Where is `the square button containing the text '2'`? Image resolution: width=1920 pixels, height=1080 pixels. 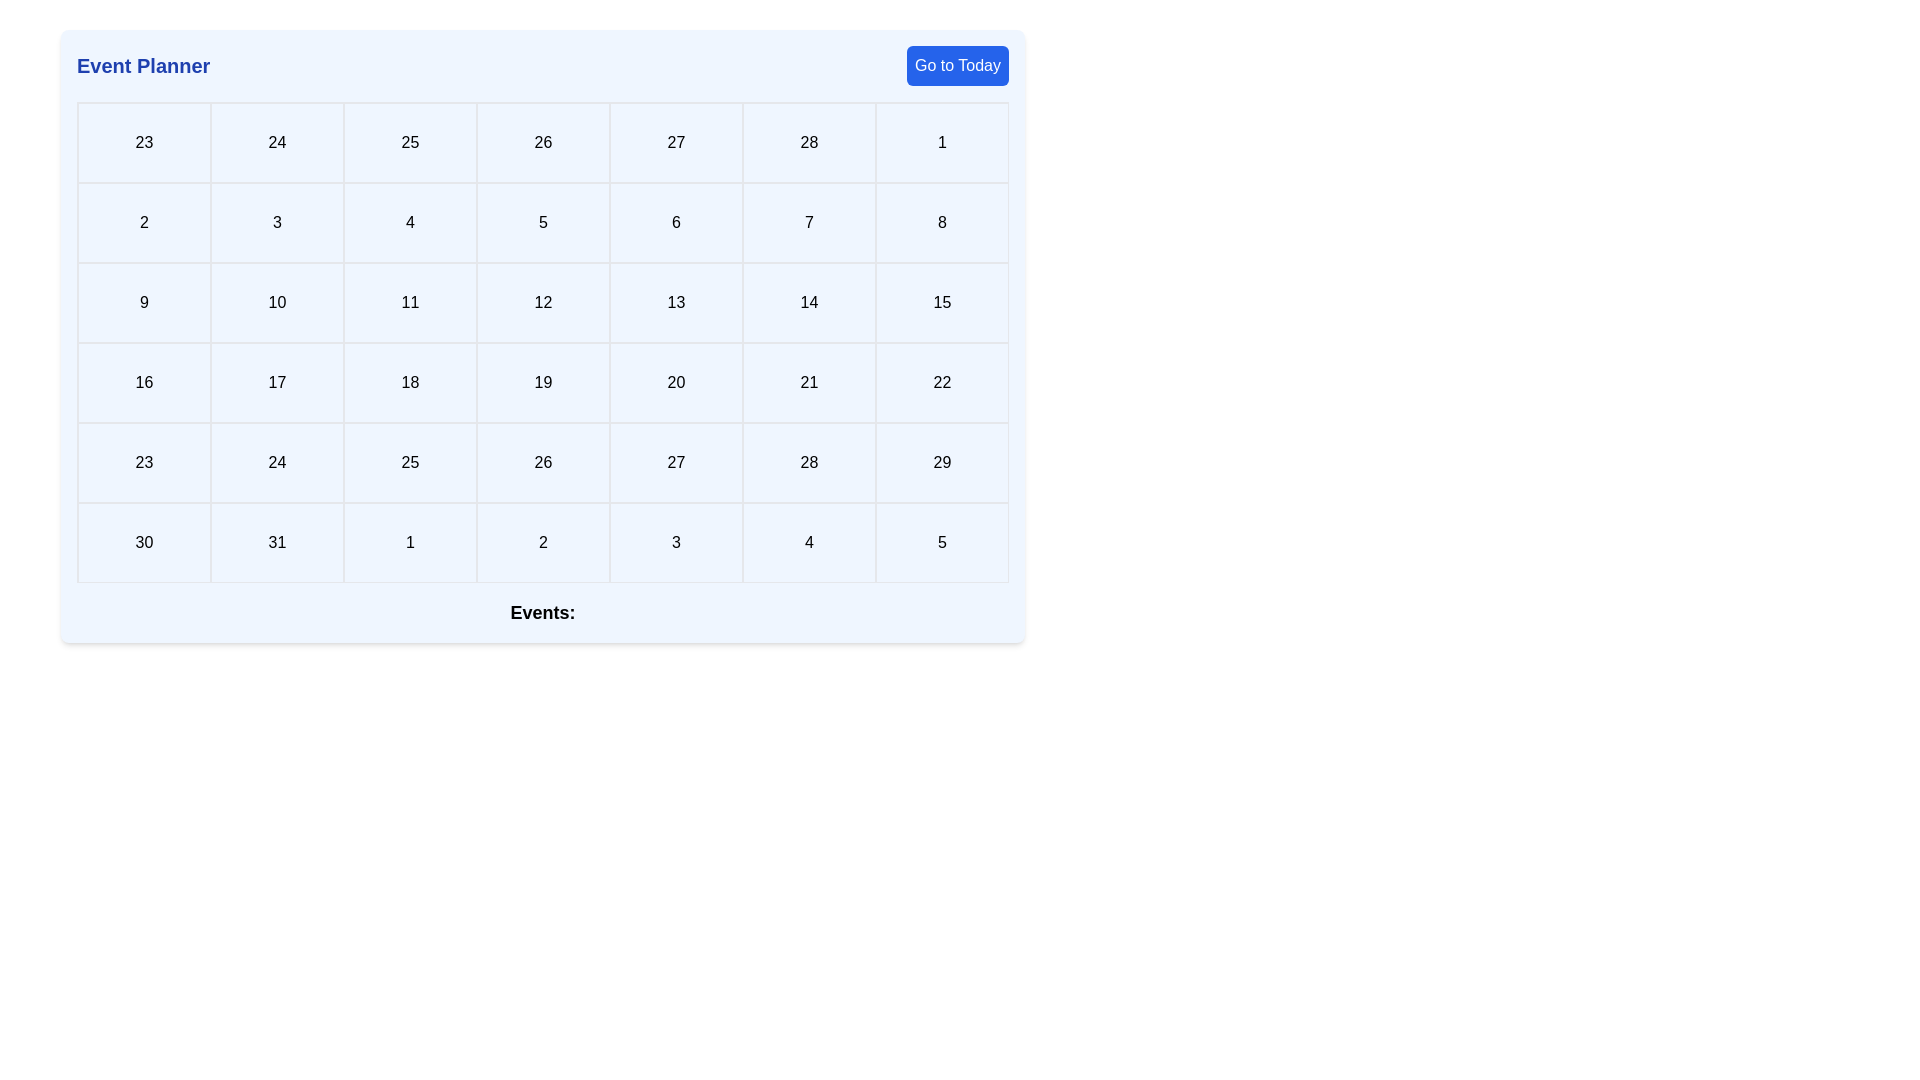
the square button containing the text '2' is located at coordinates (543, 543).